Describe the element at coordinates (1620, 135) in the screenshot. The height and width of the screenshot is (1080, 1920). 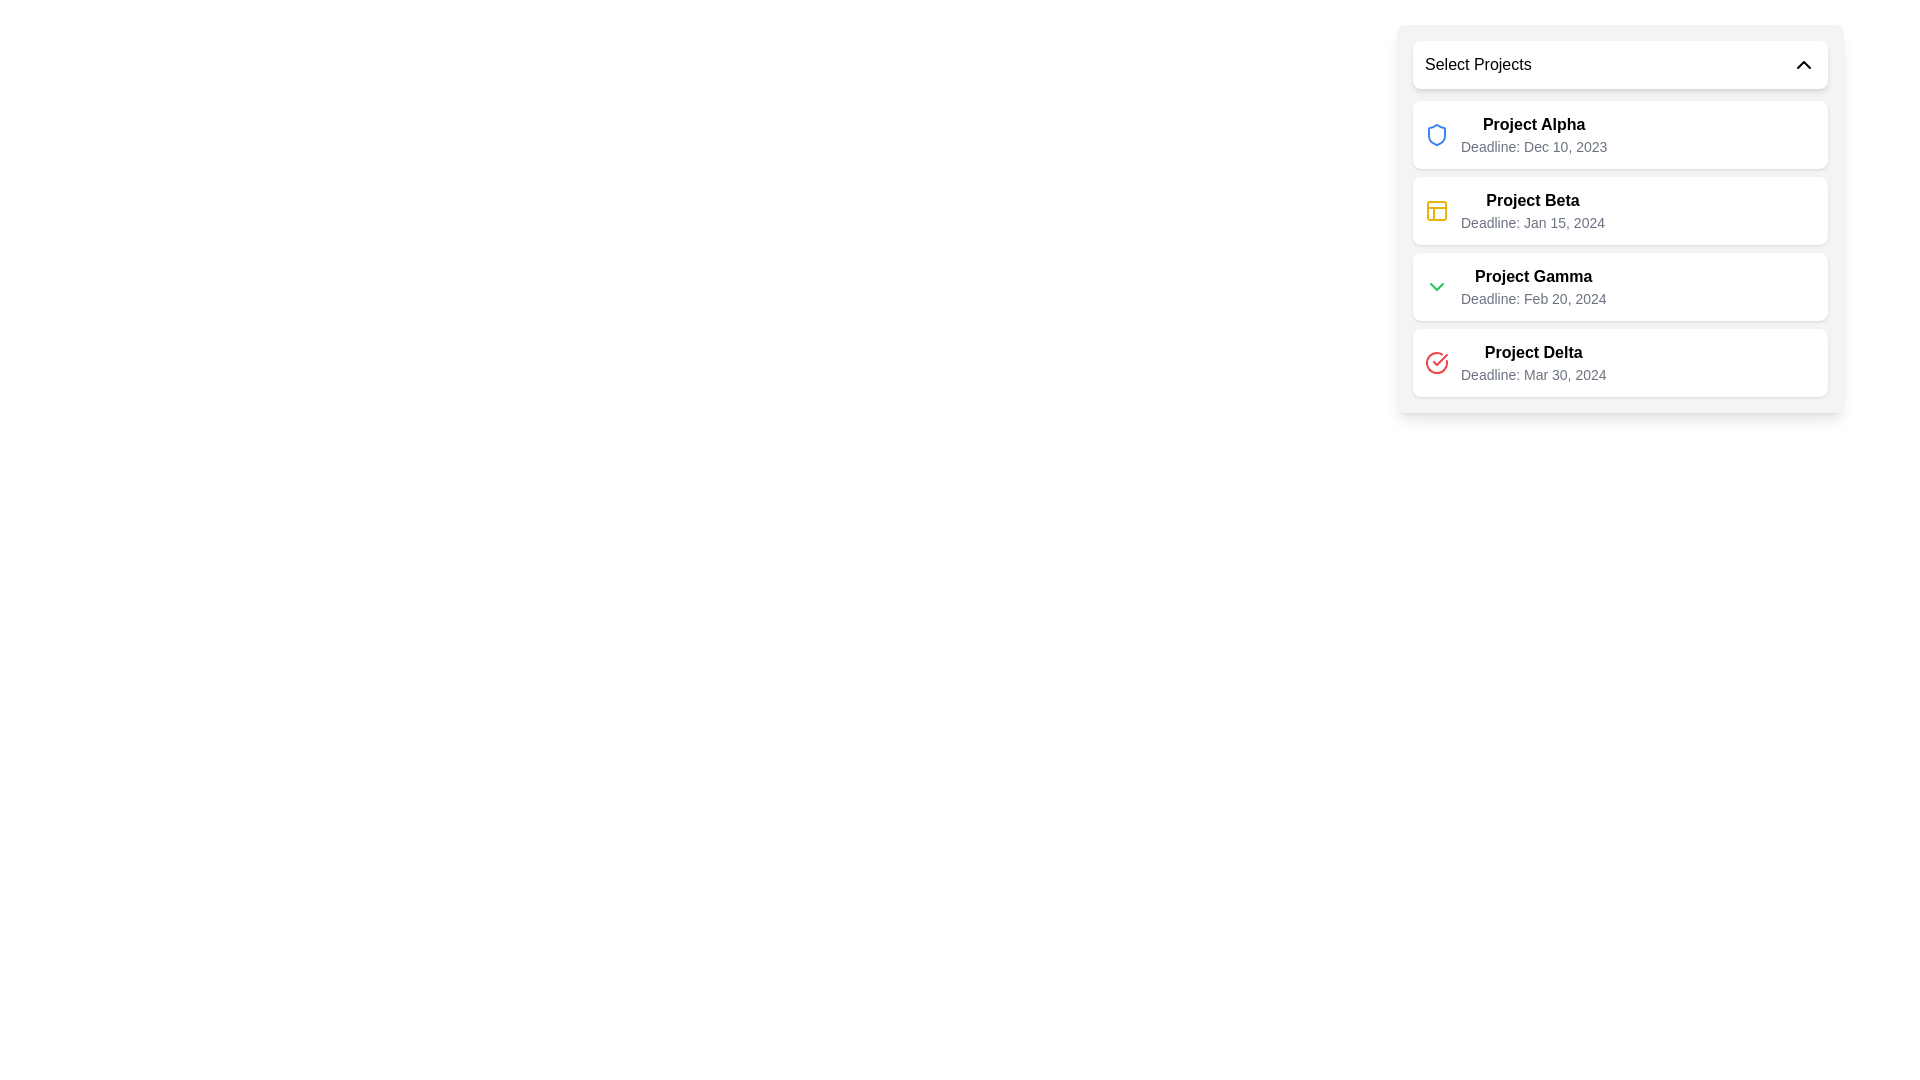
I see `the first list item in the 'Select Projects' dropdown menu that presents key information about 'Project Alpha.'` at that location.